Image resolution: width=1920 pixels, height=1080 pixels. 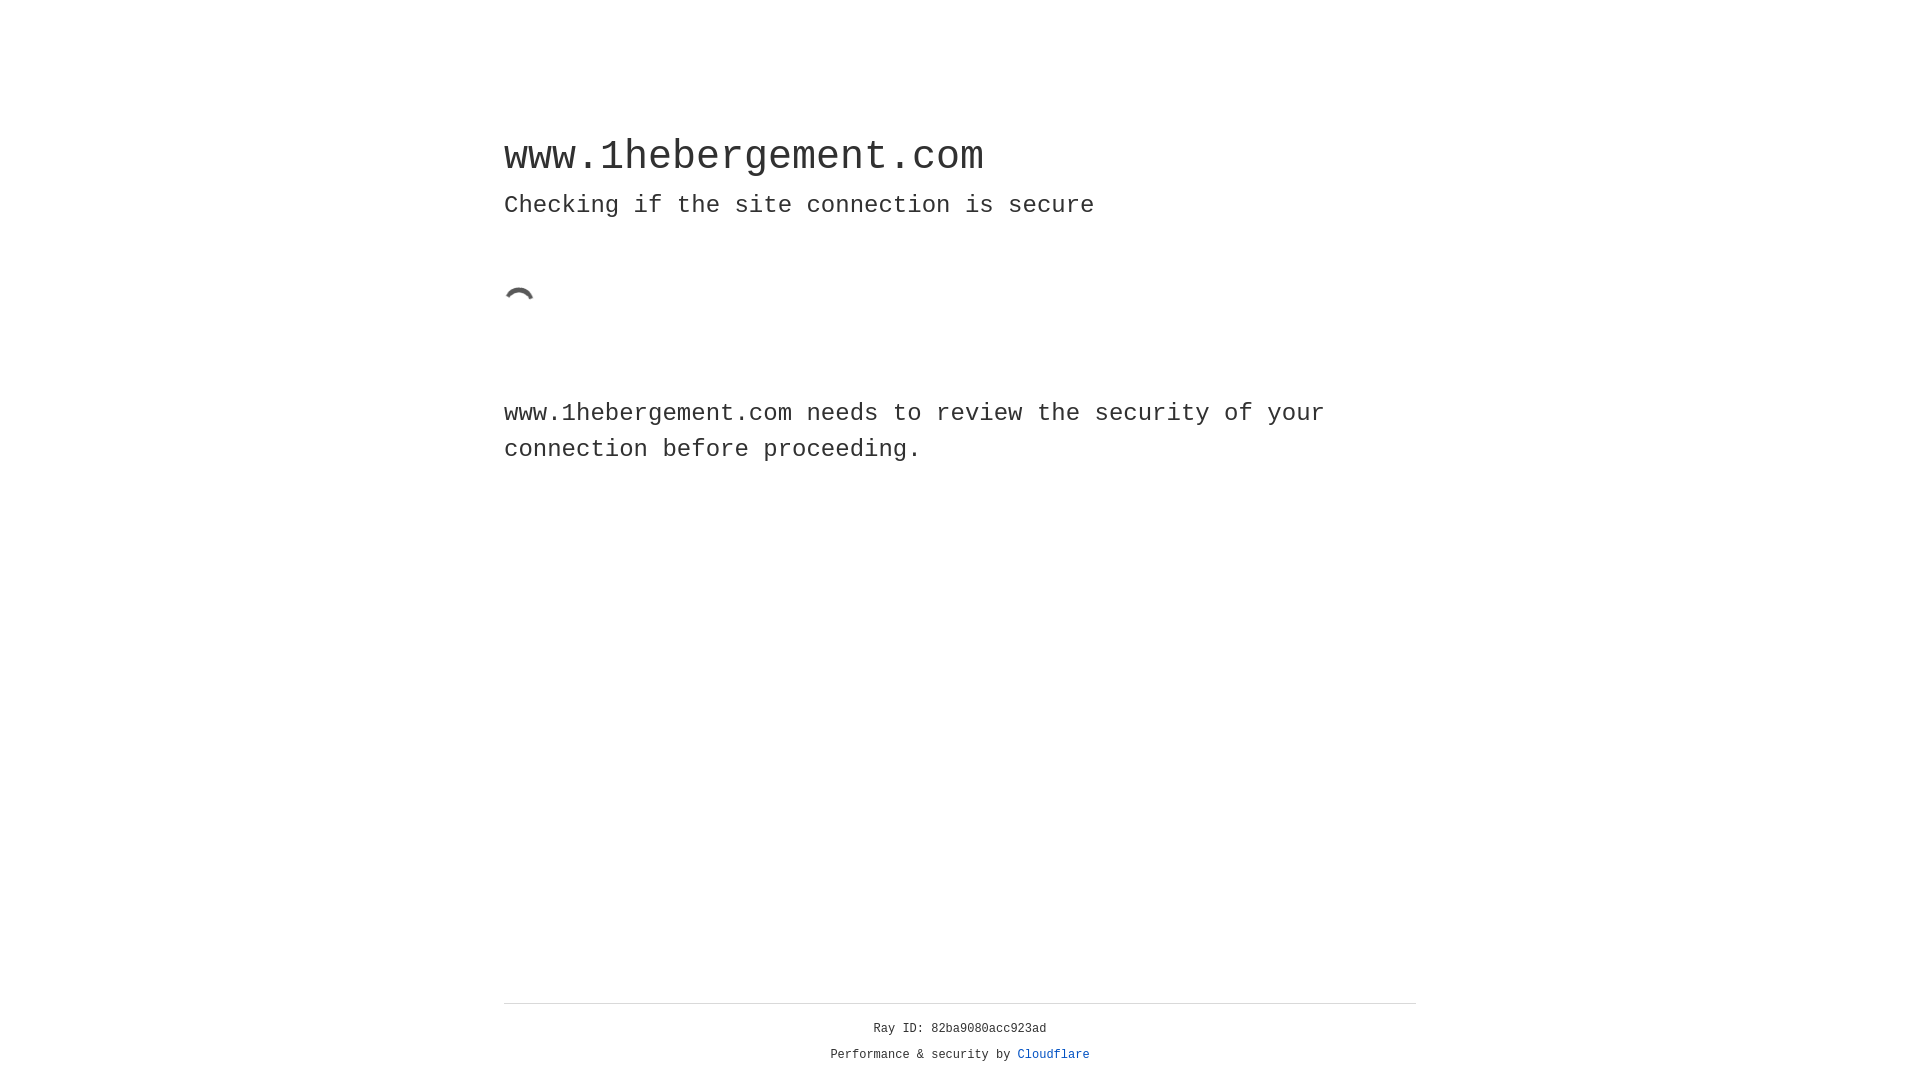 What do you see at coordinates (1053, 1054) in the screenshot?
I see `'Cloudflare'` at bounding box center [1053, 1054].